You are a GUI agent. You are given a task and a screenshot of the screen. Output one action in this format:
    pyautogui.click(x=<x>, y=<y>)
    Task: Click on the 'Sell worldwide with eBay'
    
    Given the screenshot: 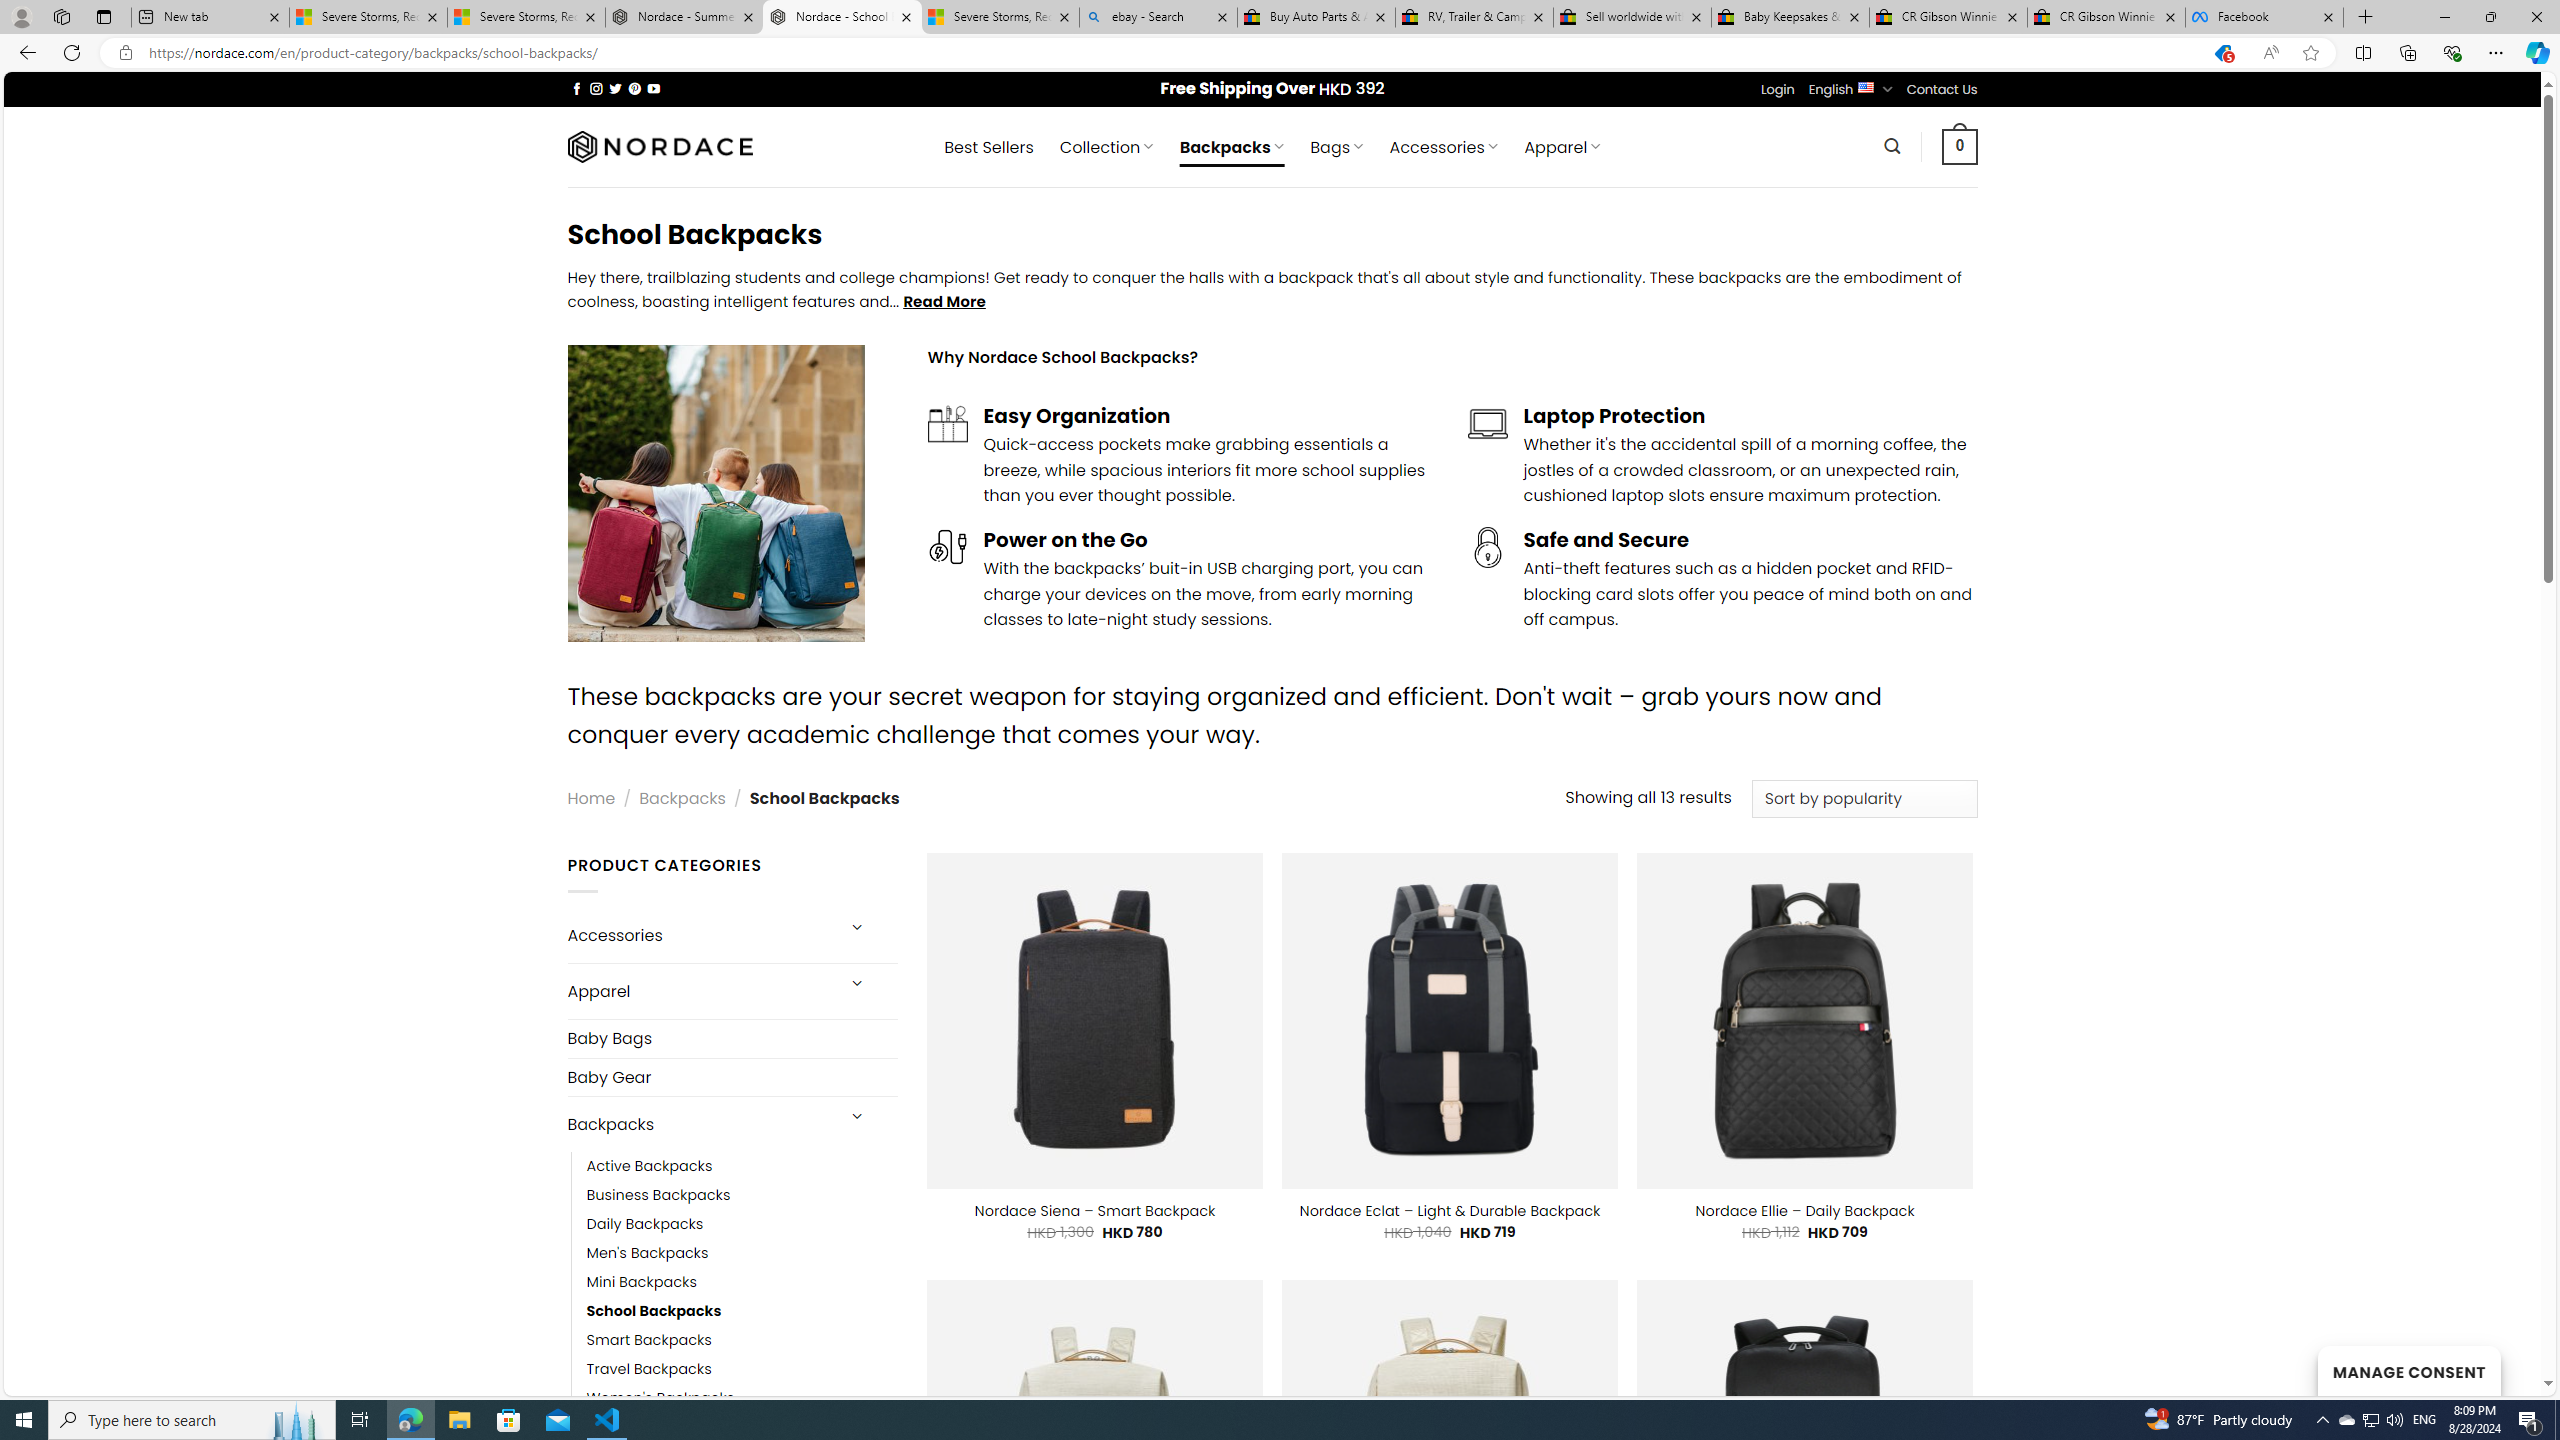 What is the action you would take?
    pyautogui.click(x=1632, y=16)
    